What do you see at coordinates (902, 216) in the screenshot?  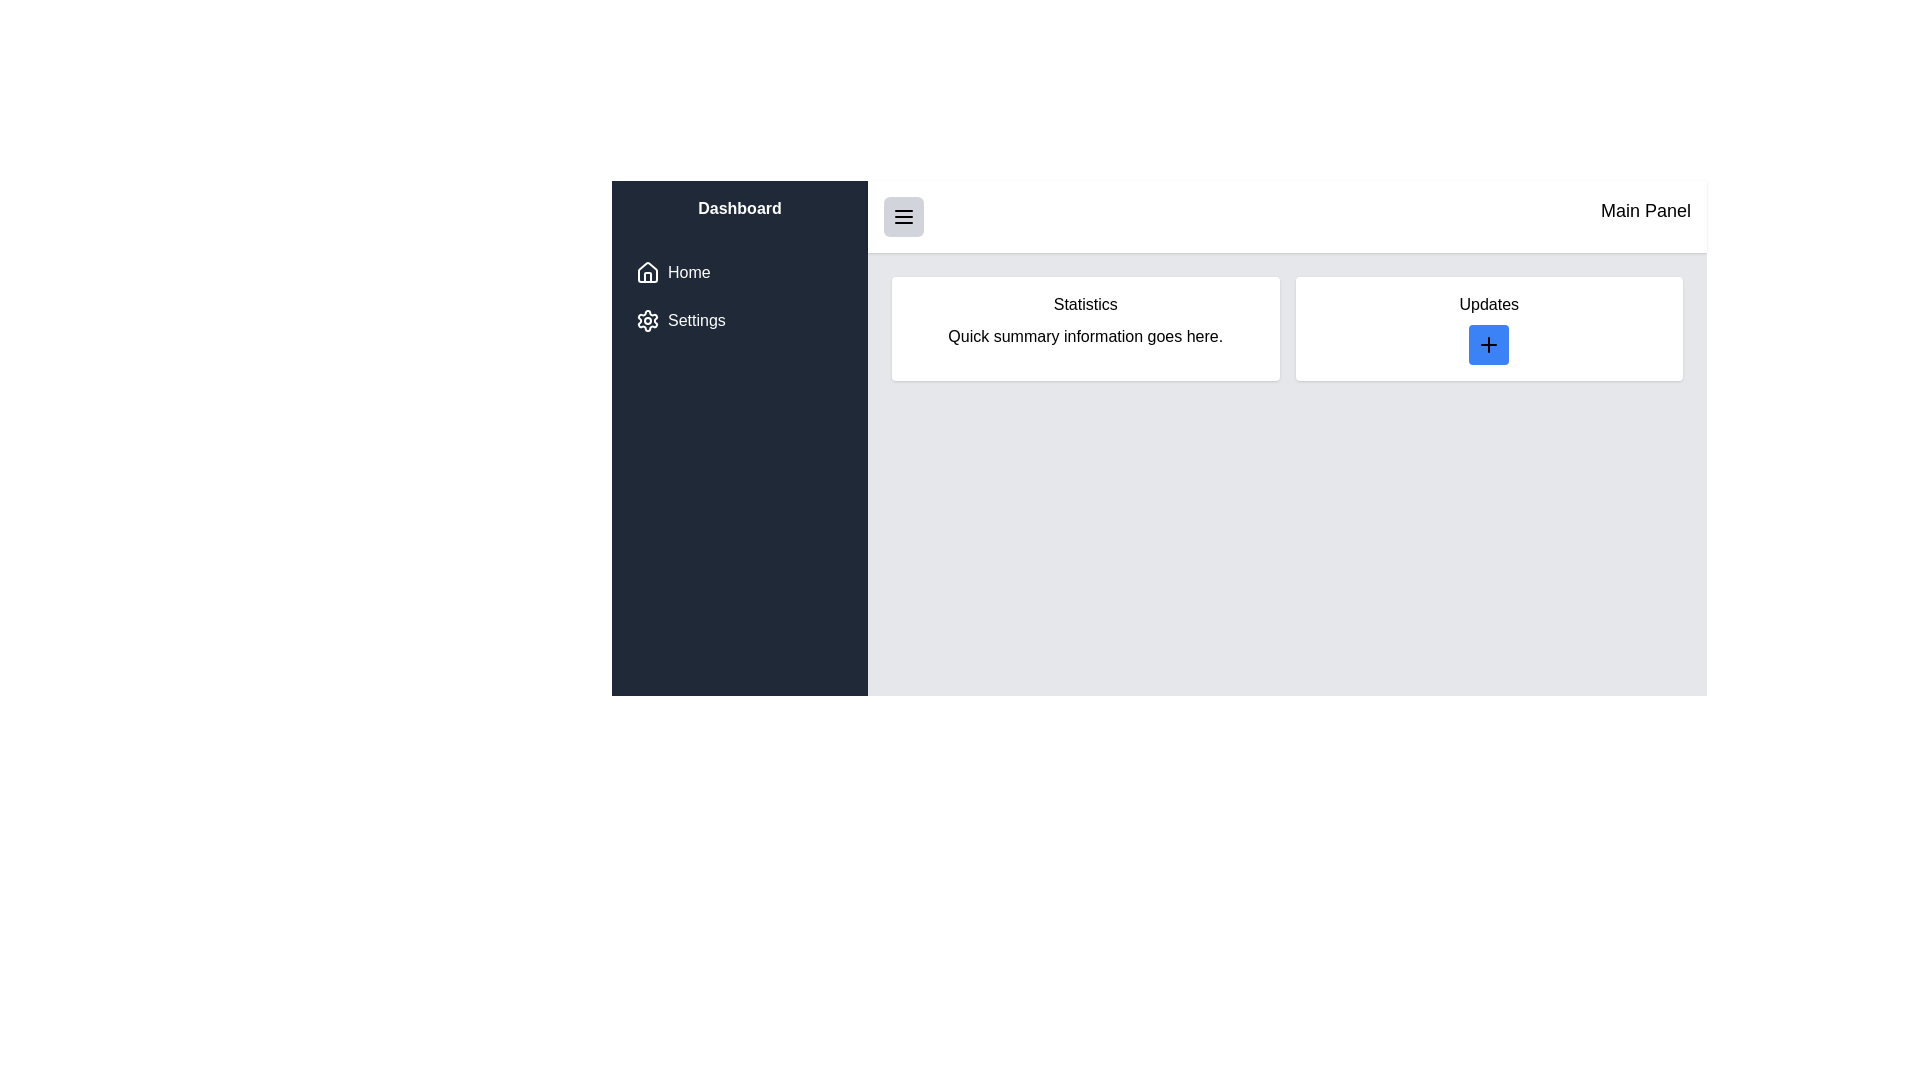 I see `the menu icon button, which is represented by three parallel black lines stacked vertically` at bounding box center [902, 216].